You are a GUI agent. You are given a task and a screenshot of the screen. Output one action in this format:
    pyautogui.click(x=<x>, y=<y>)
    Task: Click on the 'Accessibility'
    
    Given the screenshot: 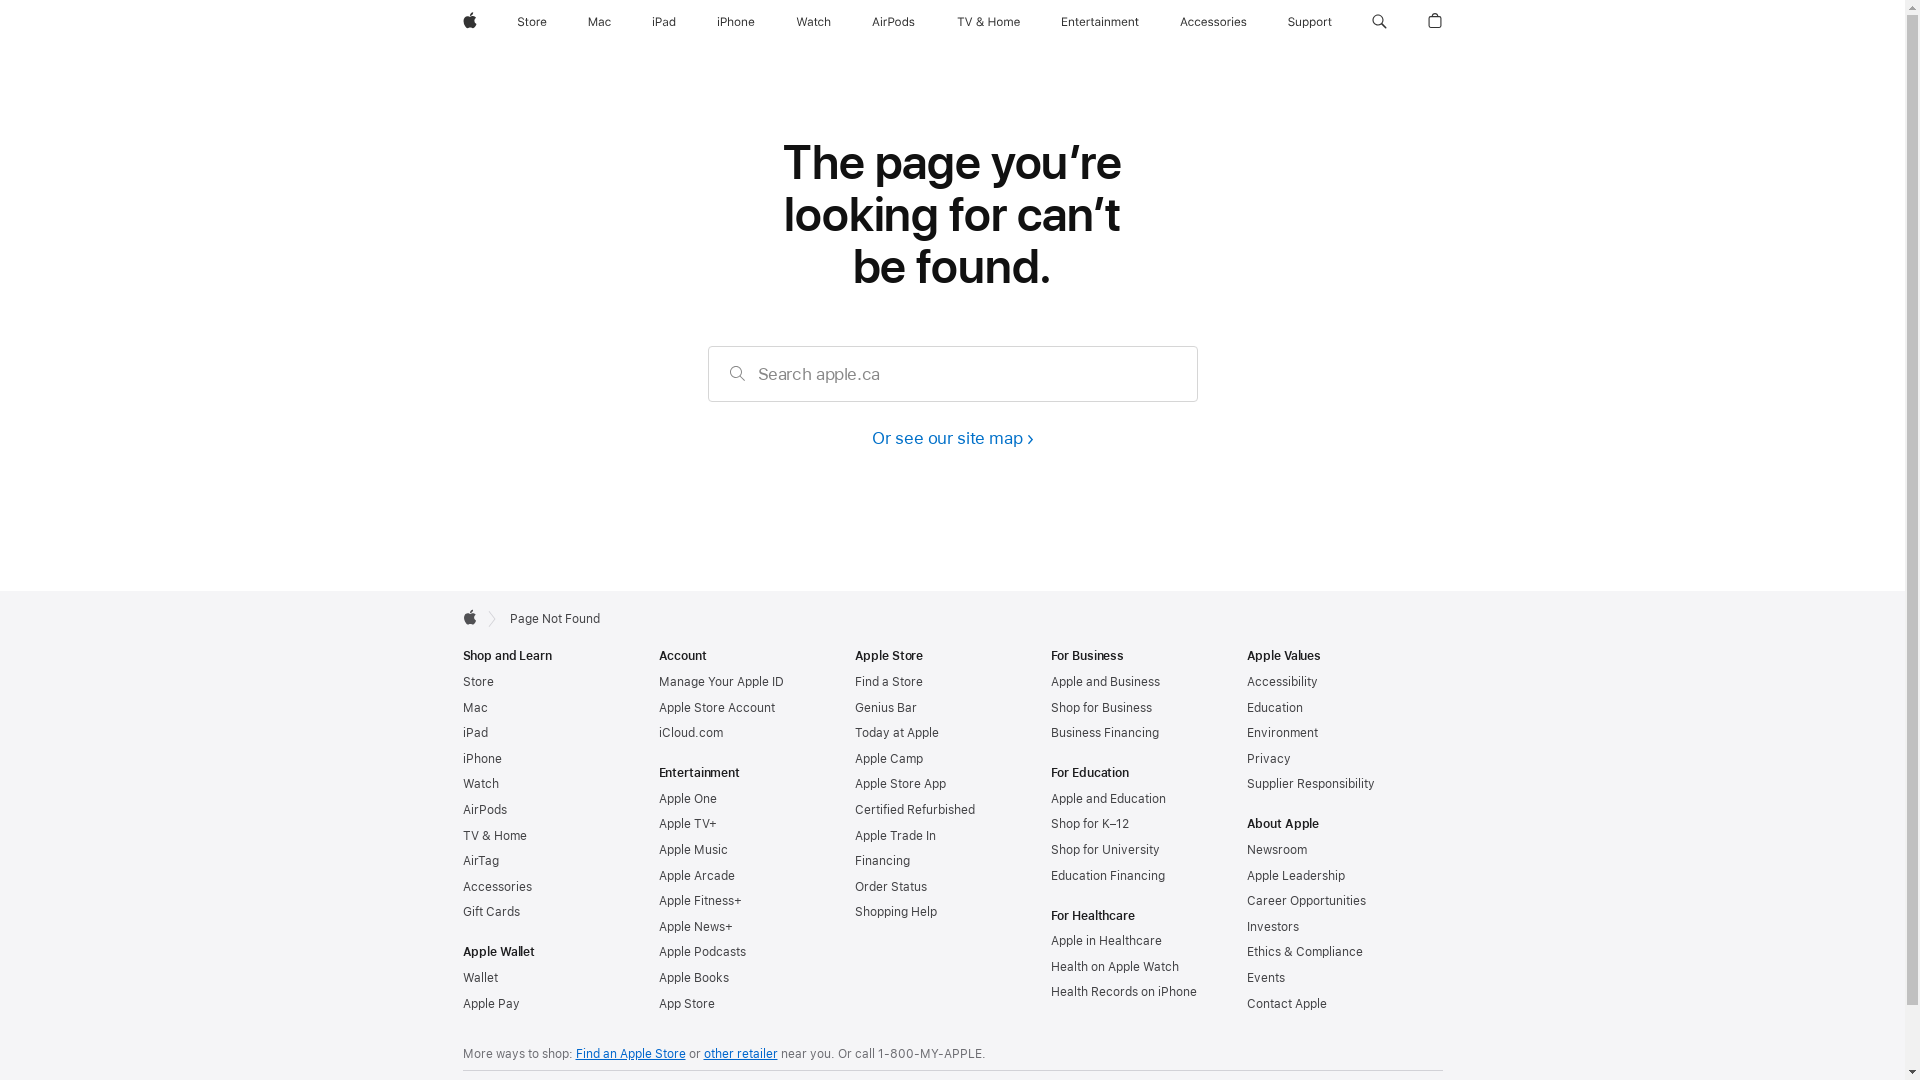 What is the action you would take?
    pyautogui.click(x=1281, y=681)
    